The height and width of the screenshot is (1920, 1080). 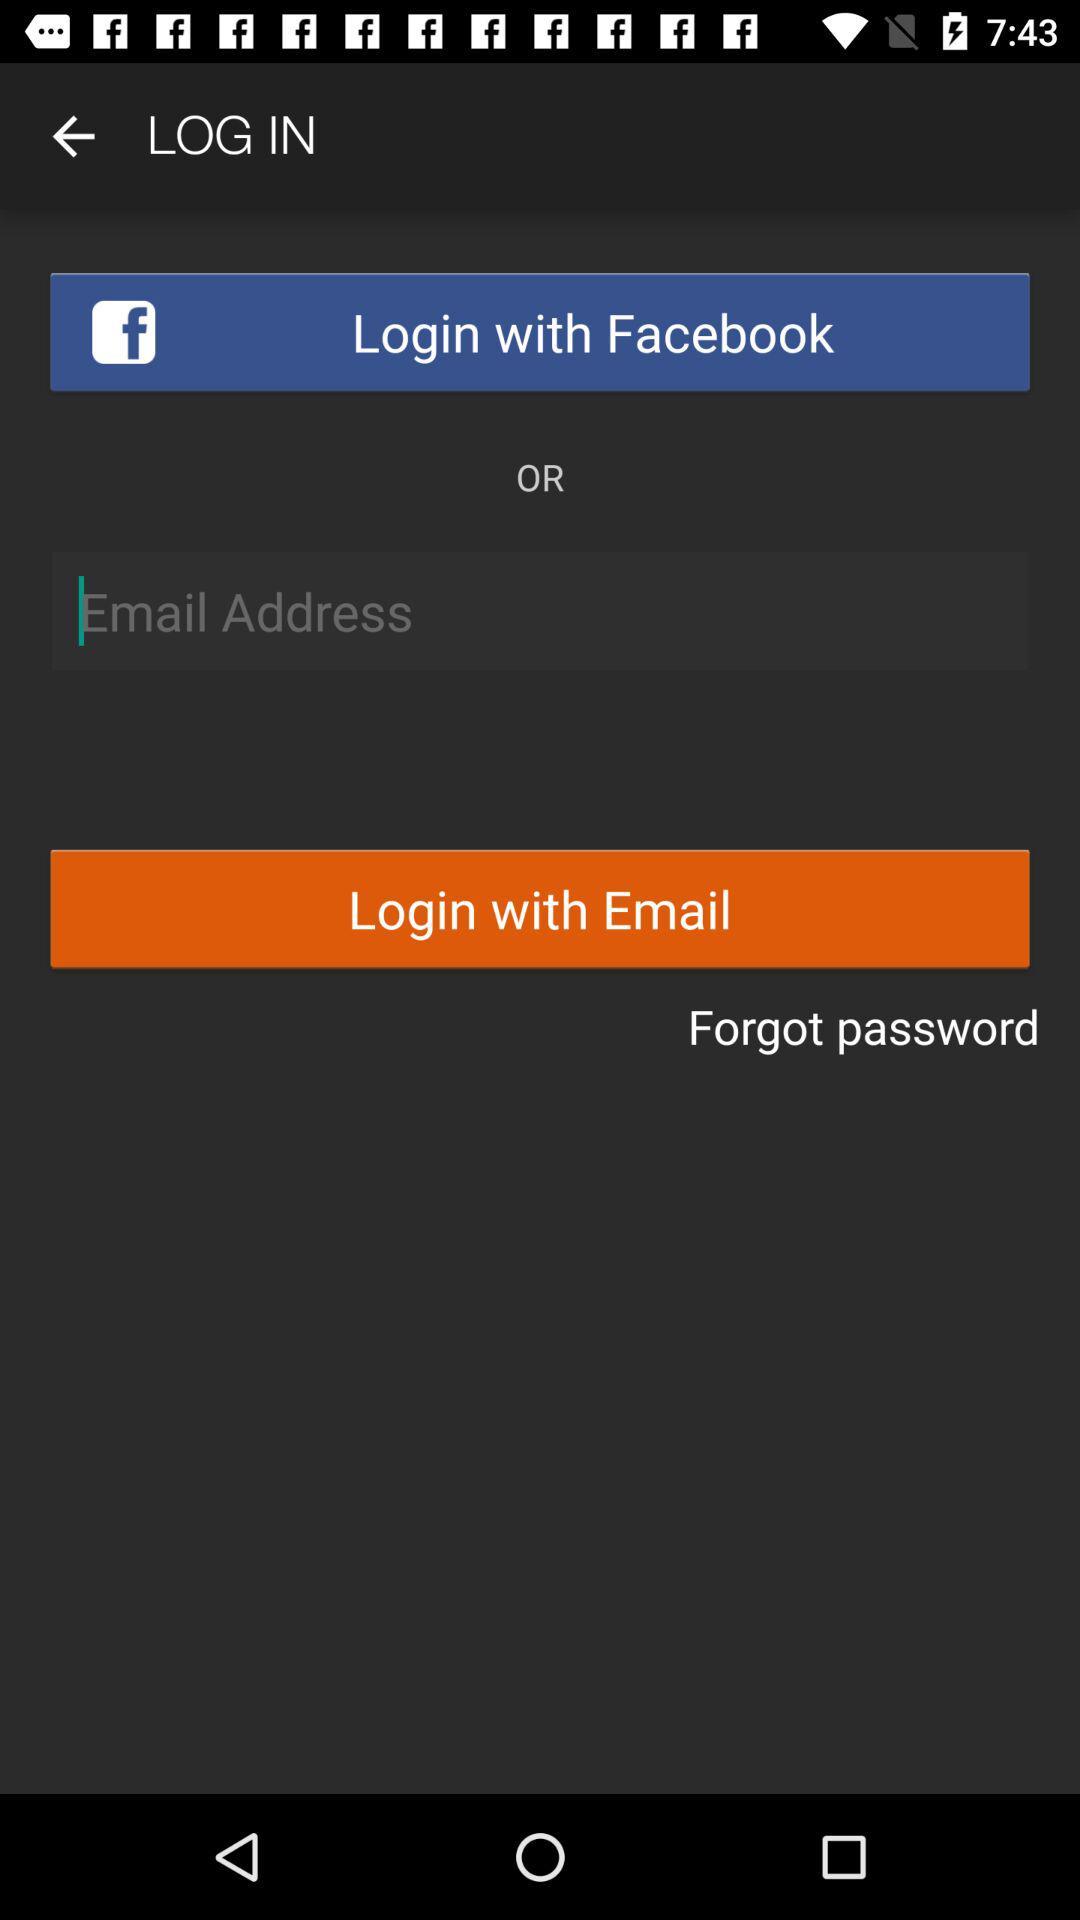 I want to click on the item on the right, so click(x=863, y=1026).